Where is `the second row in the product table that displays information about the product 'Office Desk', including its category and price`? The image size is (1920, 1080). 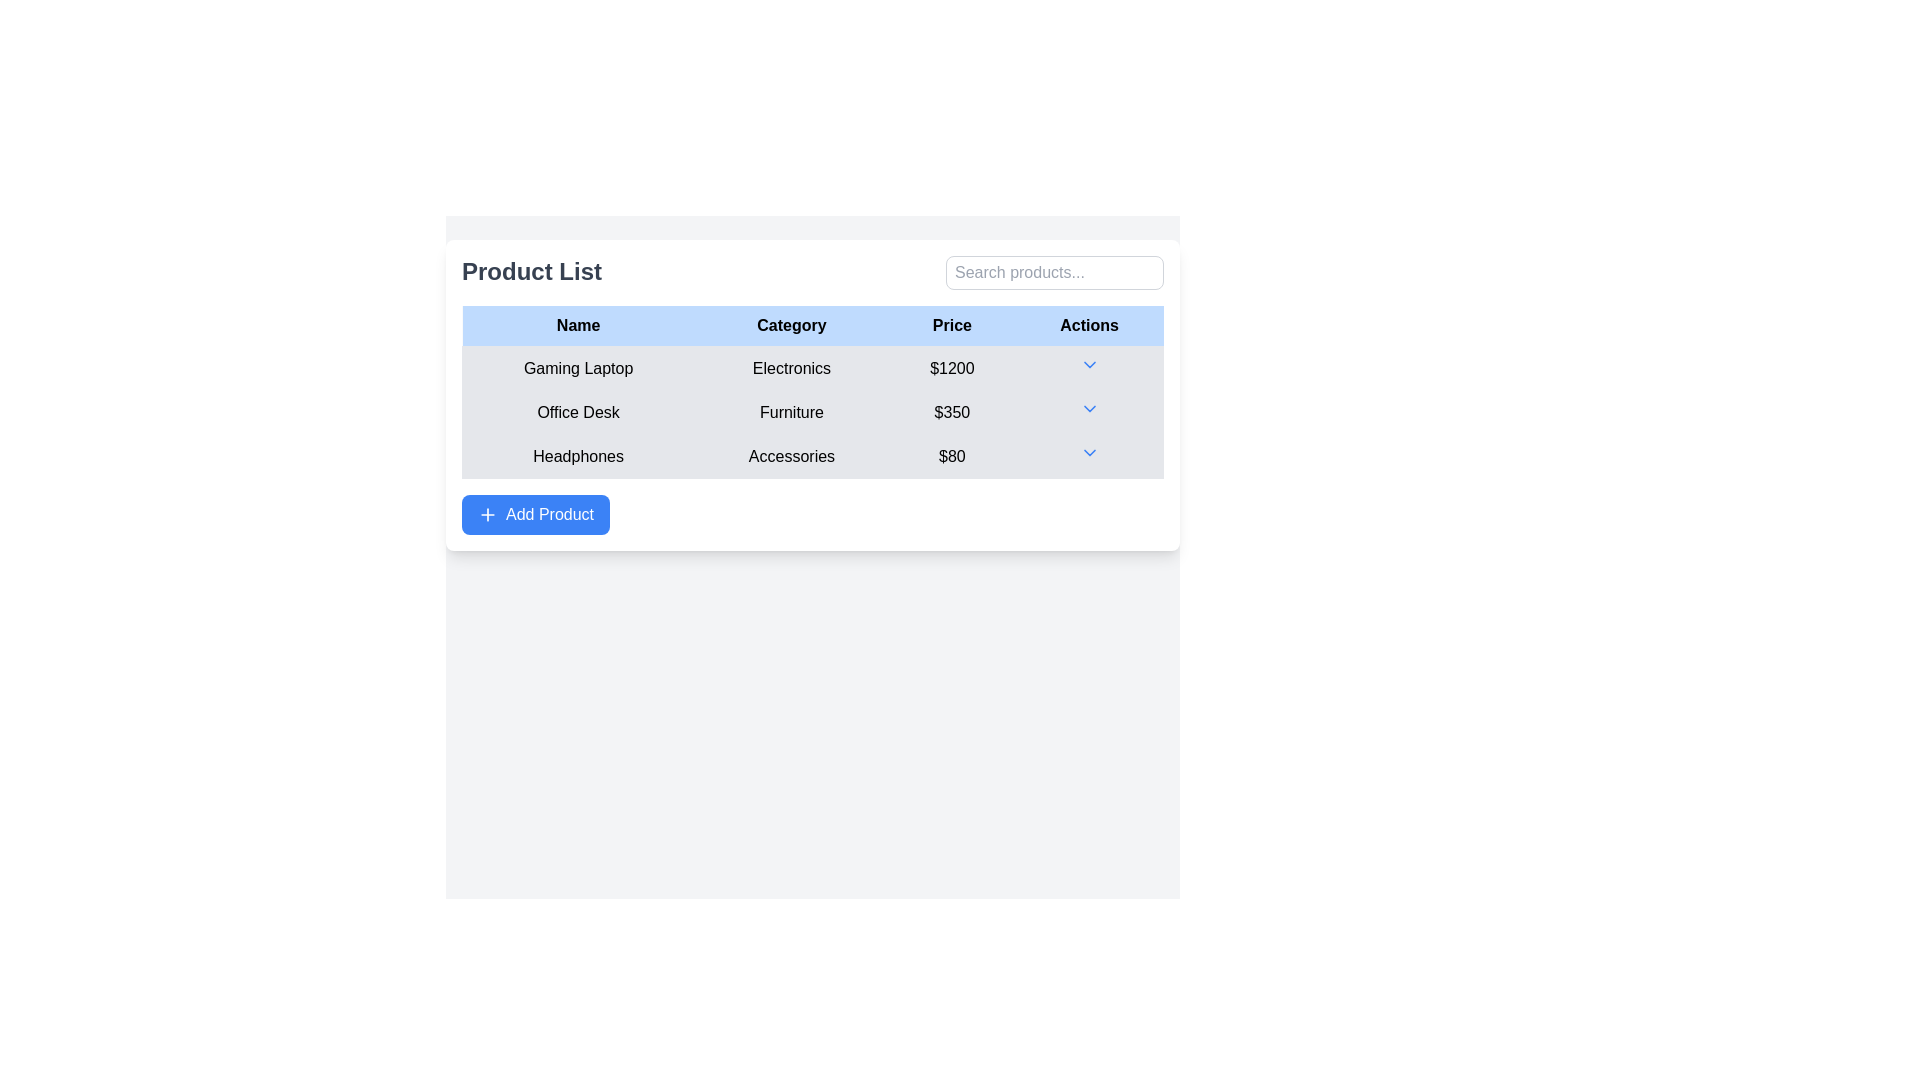 the second row in the product table that displays information about the product 'Office Desk', including its category and price is located at coordinates (812, 411).